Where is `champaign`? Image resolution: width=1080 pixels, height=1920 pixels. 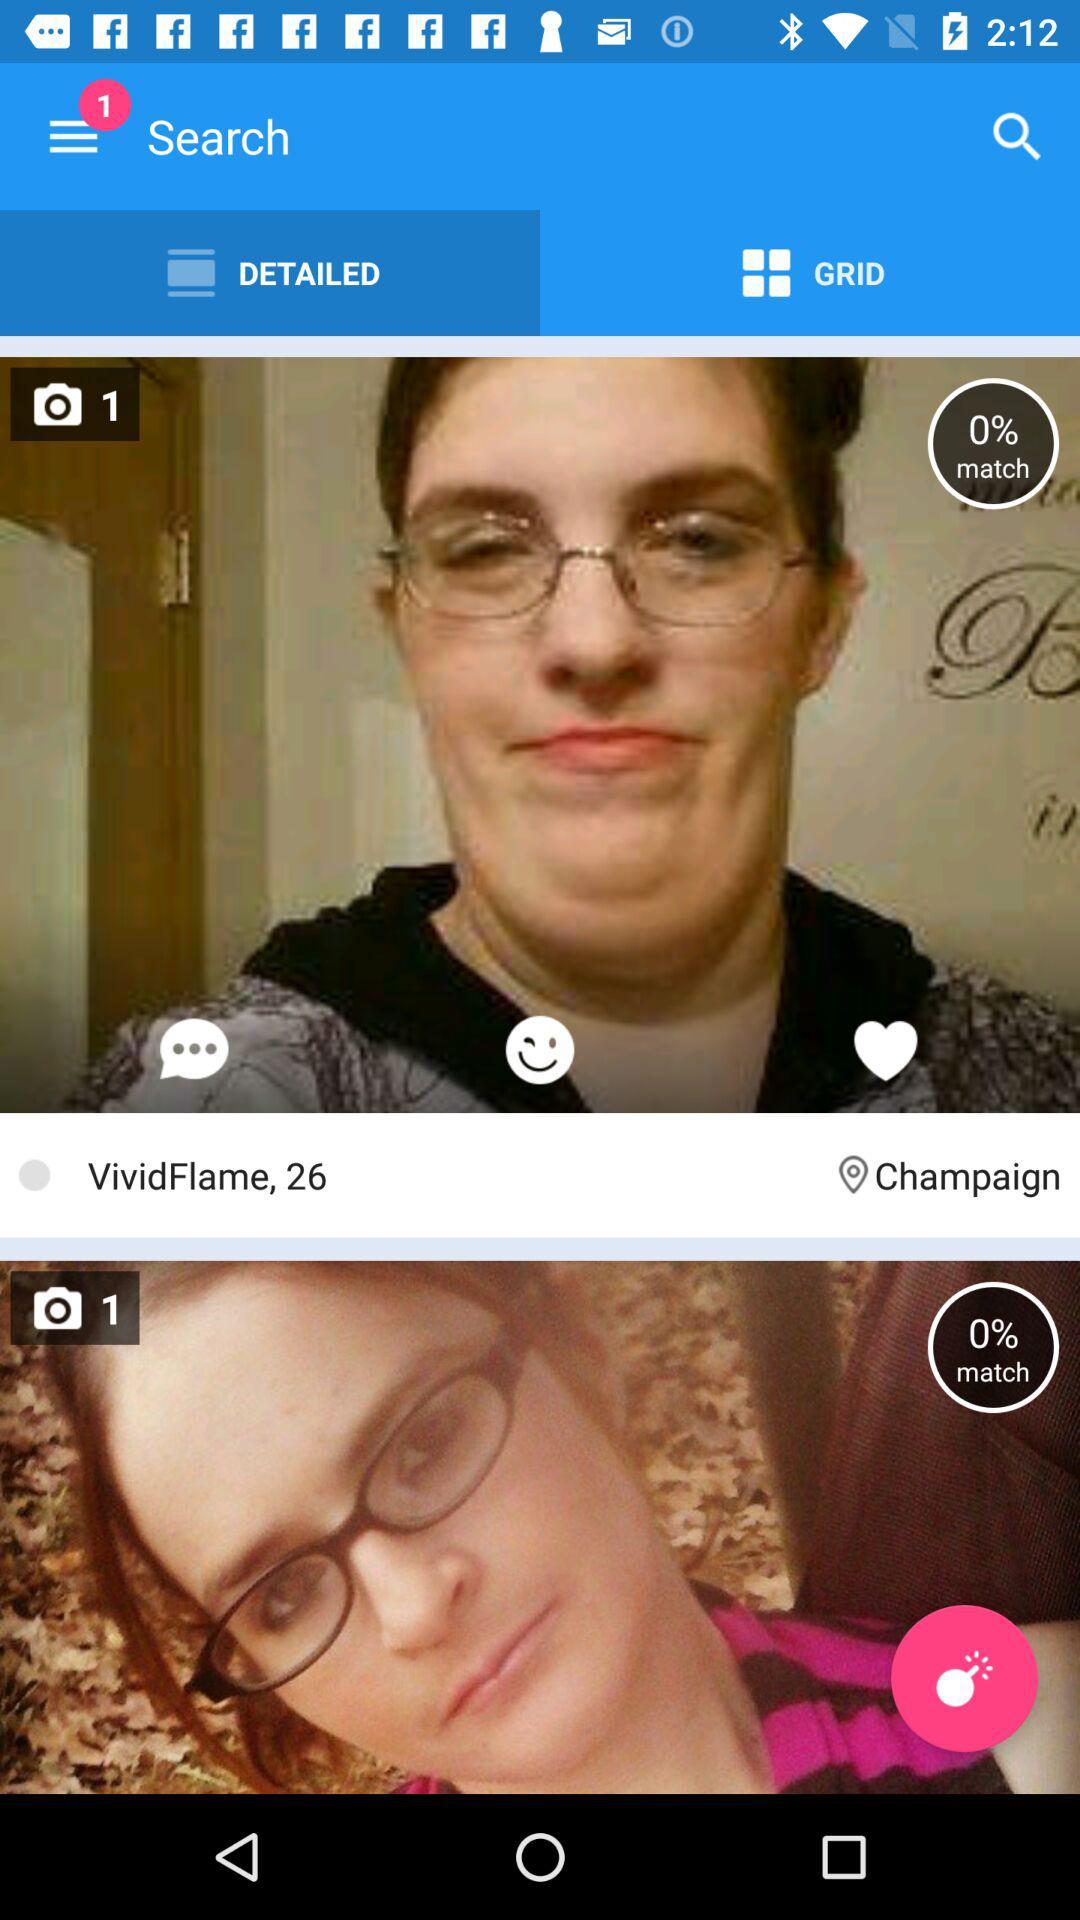
champaign is located at coordinates (945, 1175).